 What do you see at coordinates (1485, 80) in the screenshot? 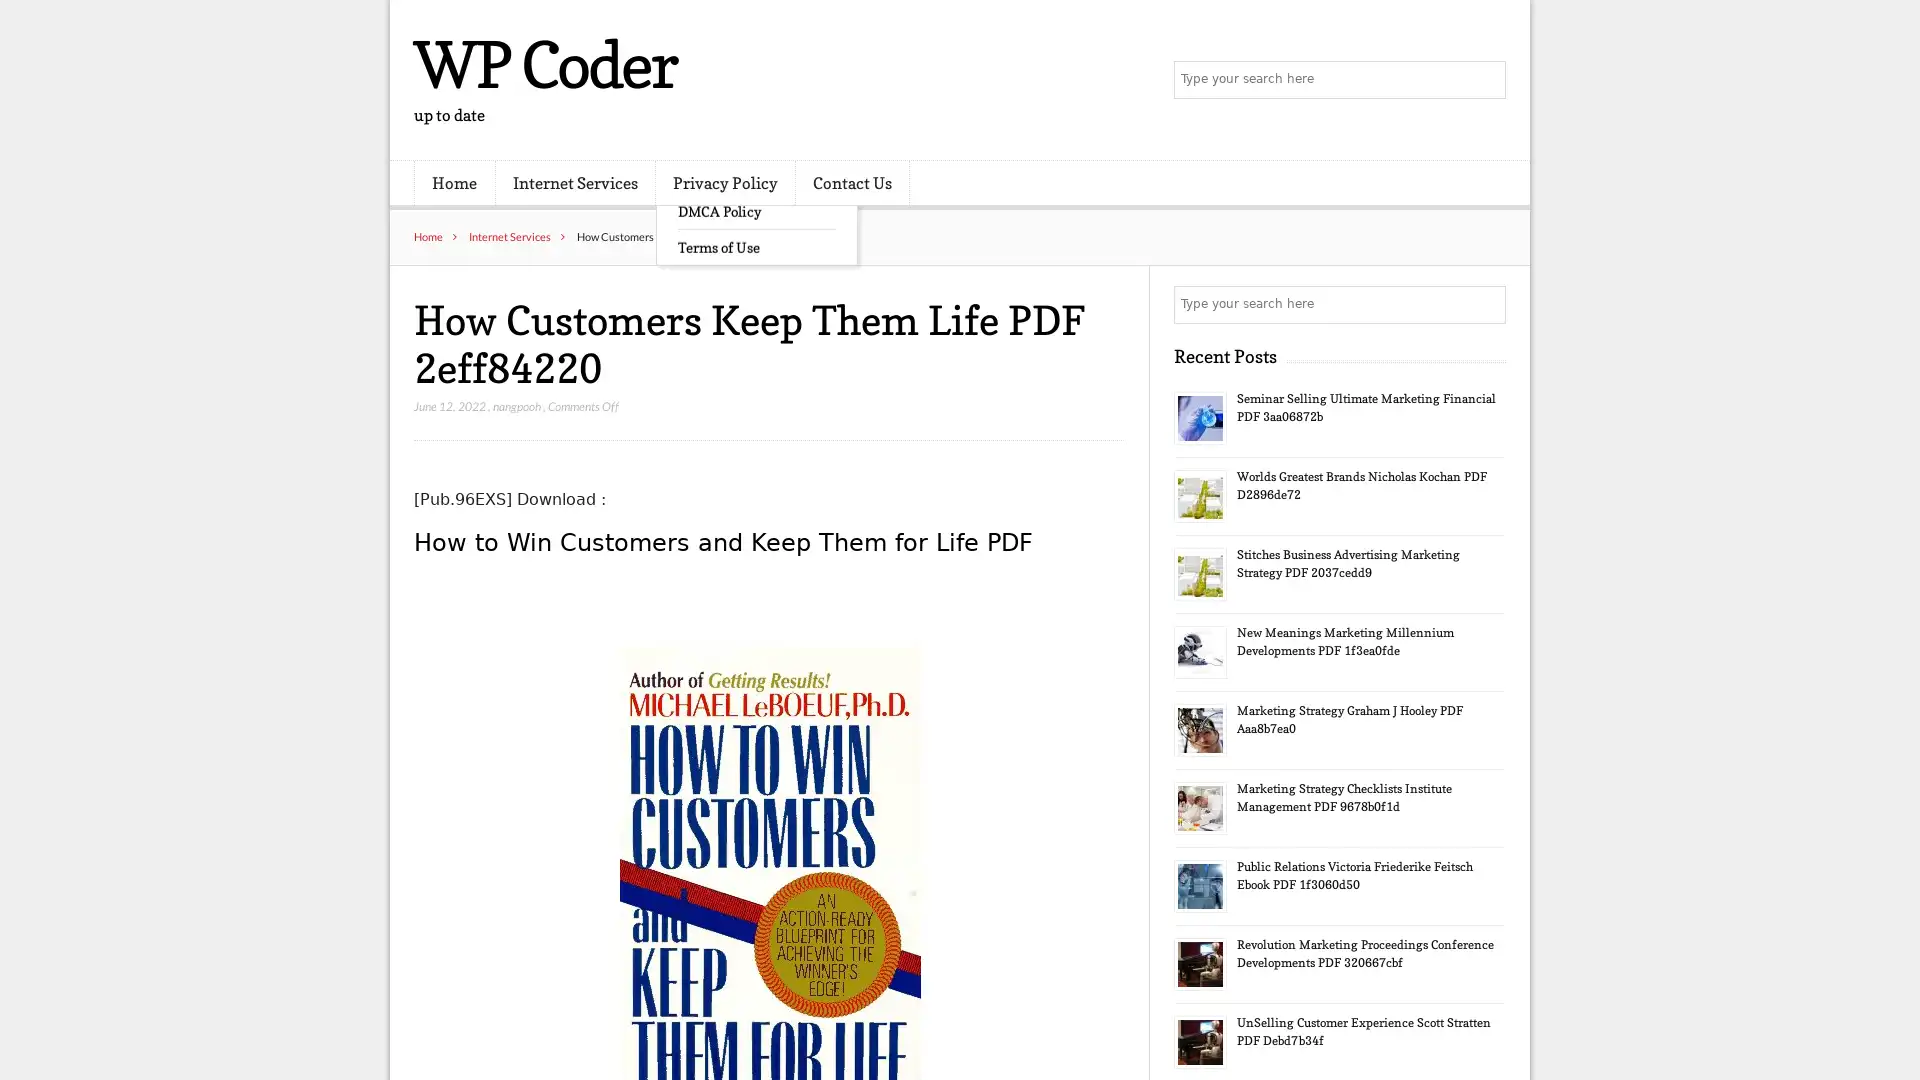
I see `Search` at bounding box center [1485, 80].